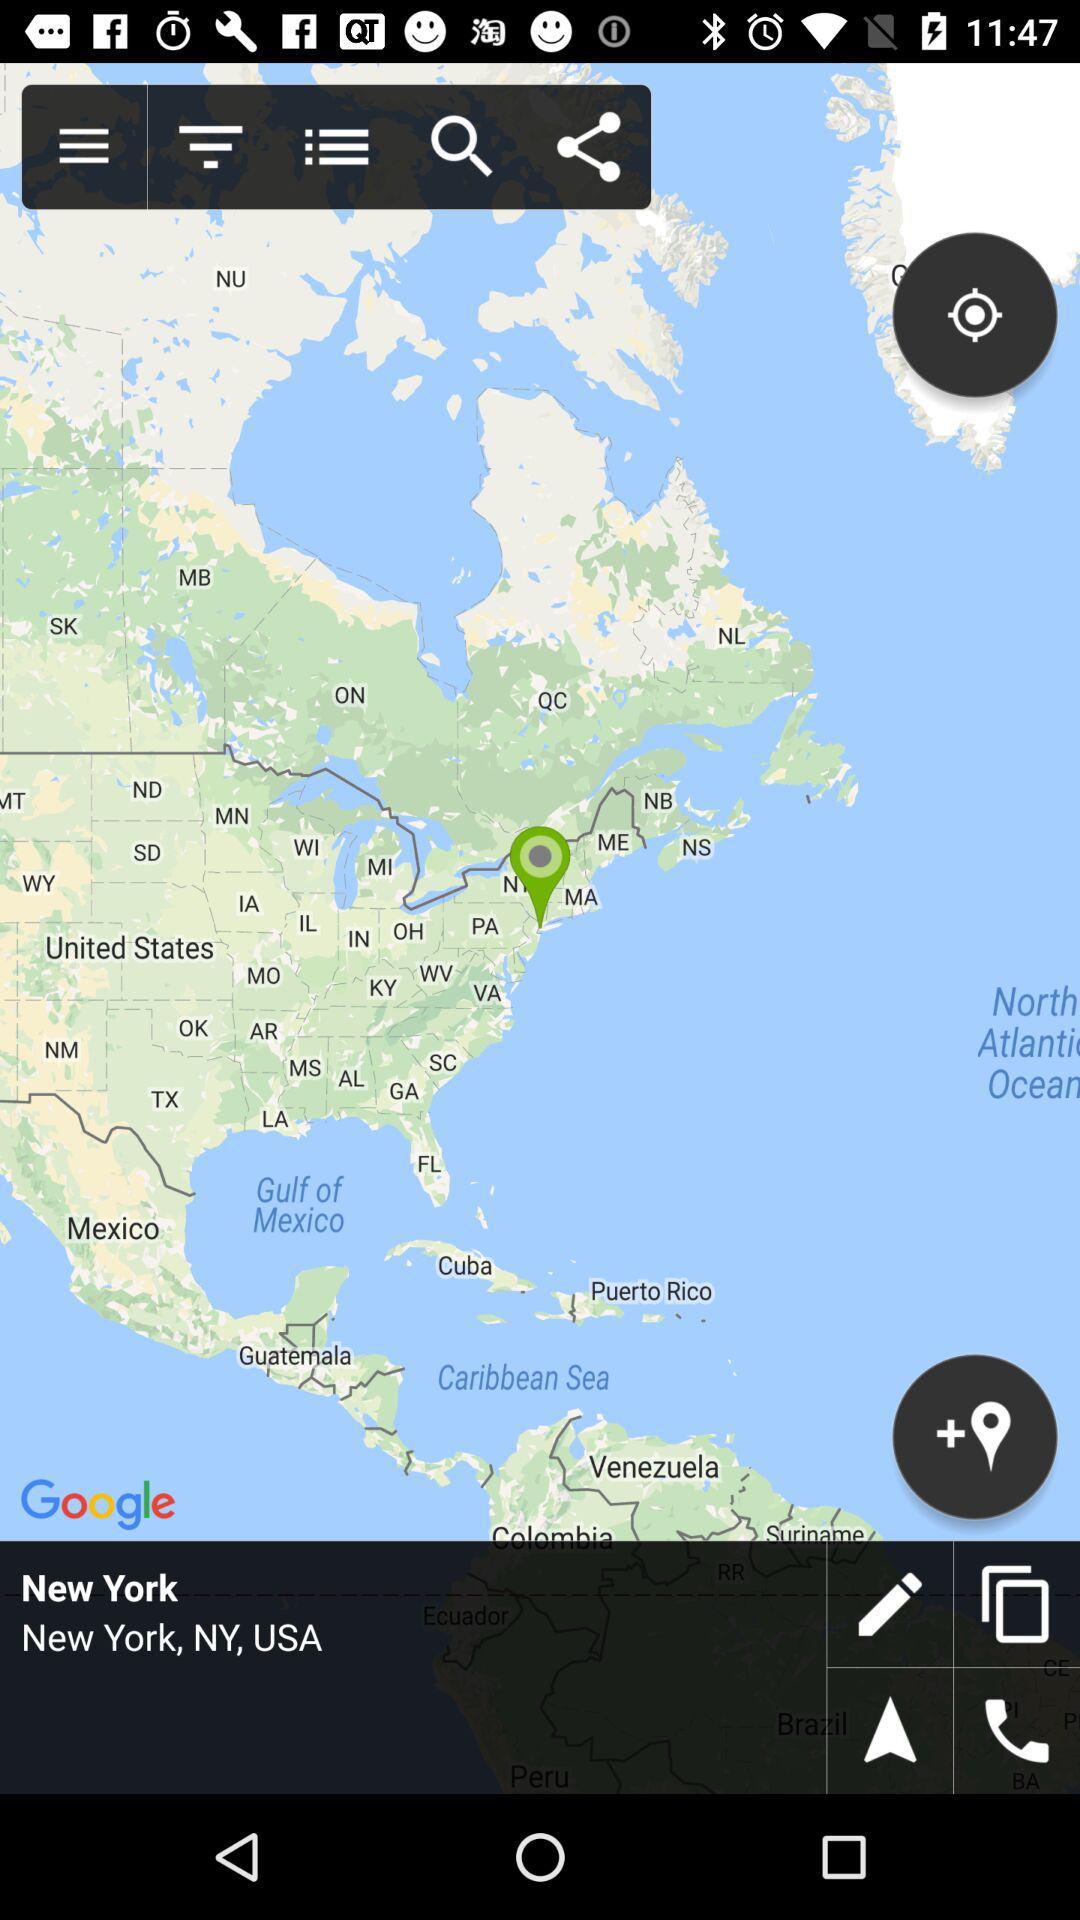 Image resolution: width=1080 pixels, height=1920 pixels. Describe the element at coordinates (1017, 1730) in the screenshot. I see `open phone` at that location.